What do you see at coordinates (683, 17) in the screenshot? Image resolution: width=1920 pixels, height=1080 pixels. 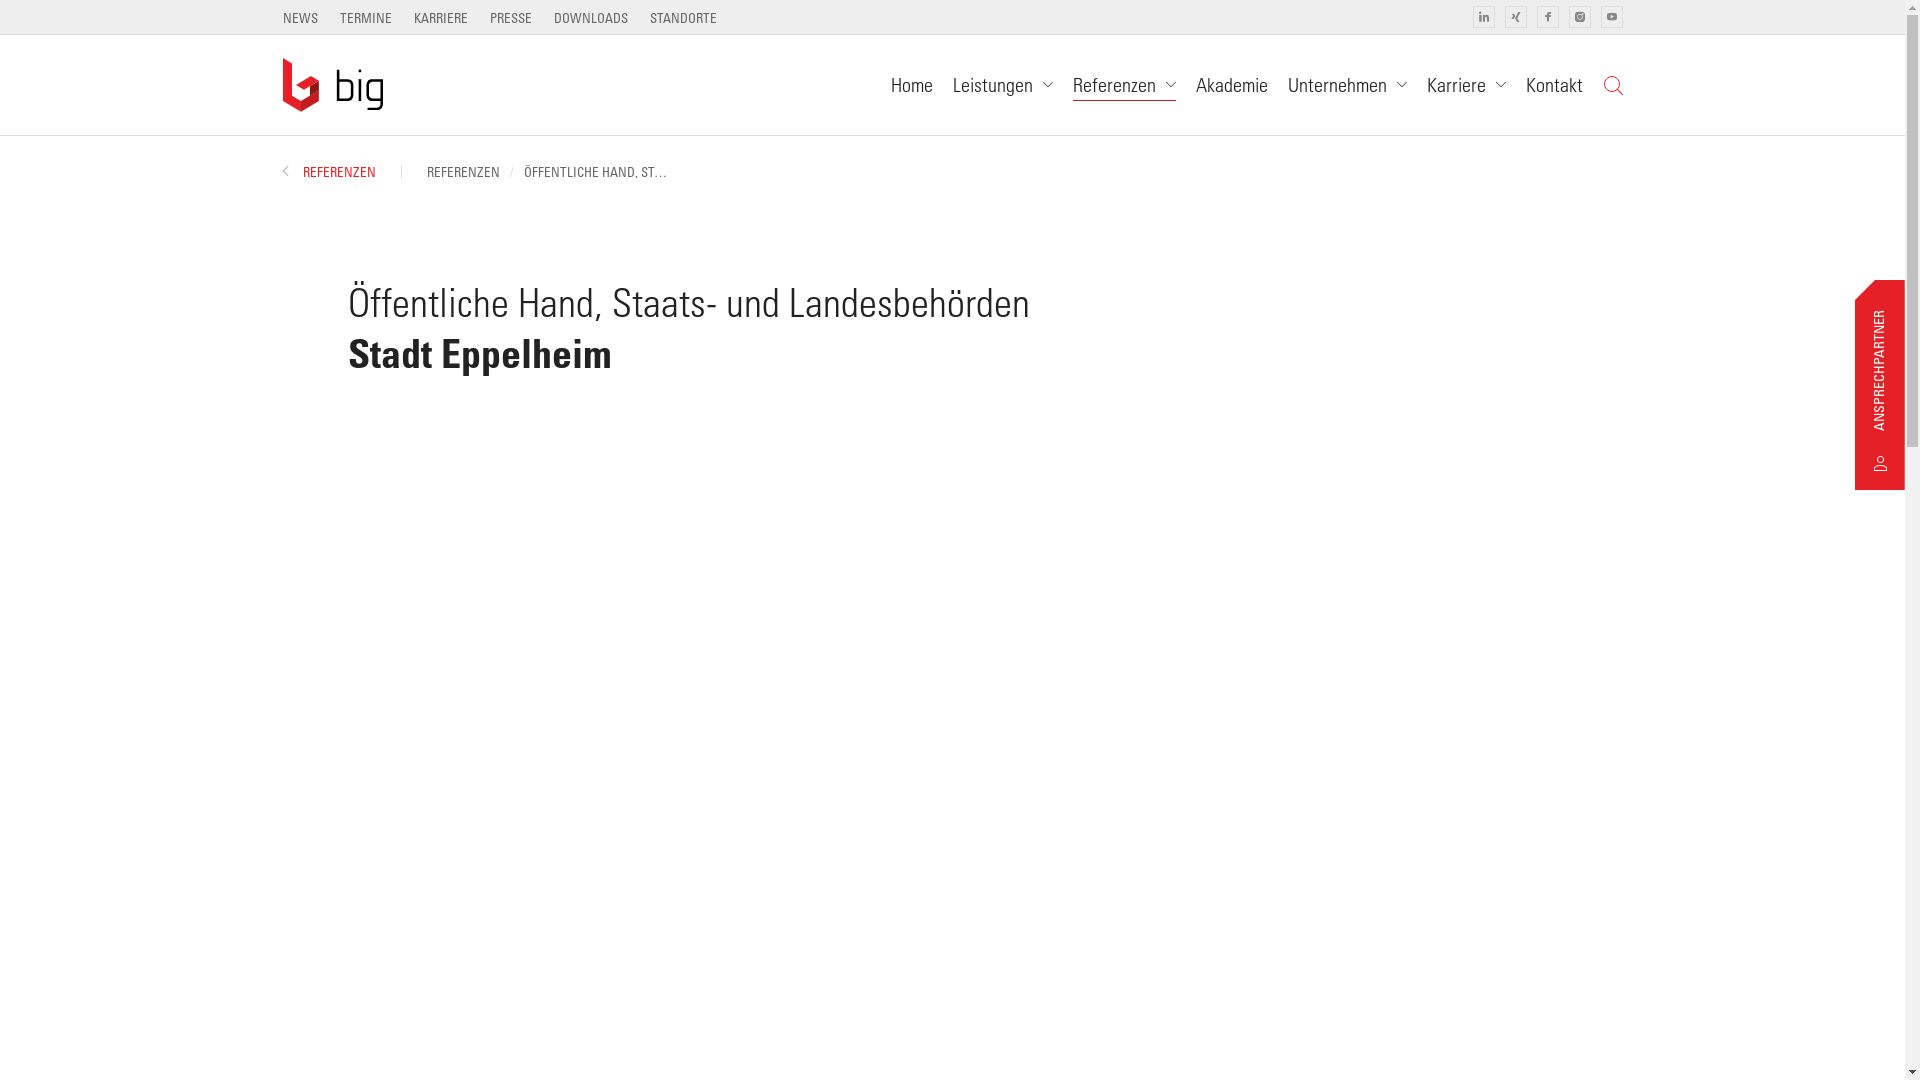 I see `'STANDORTE'` at bounding box center [683, 17].